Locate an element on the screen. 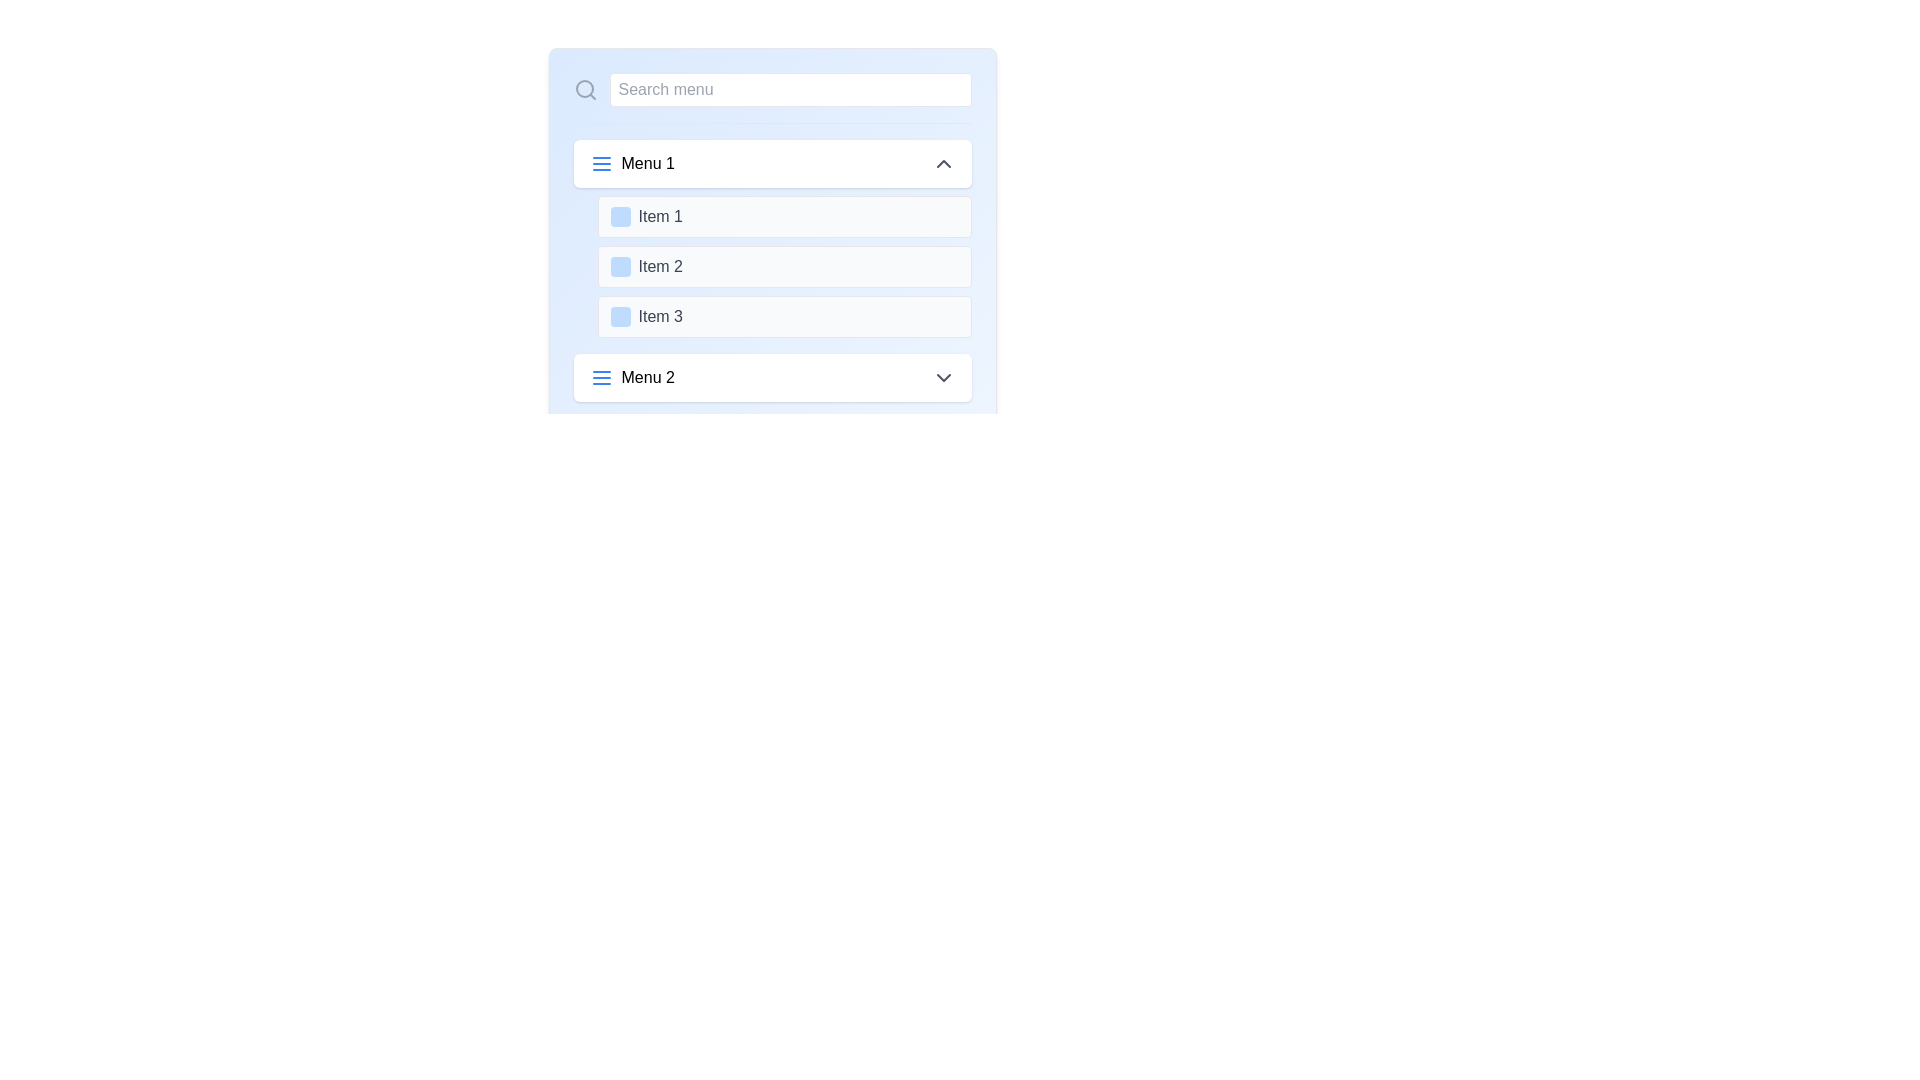  the collapsible menu icon located to the left of the text 'Menu 1' is located at coordinates (600, 163).